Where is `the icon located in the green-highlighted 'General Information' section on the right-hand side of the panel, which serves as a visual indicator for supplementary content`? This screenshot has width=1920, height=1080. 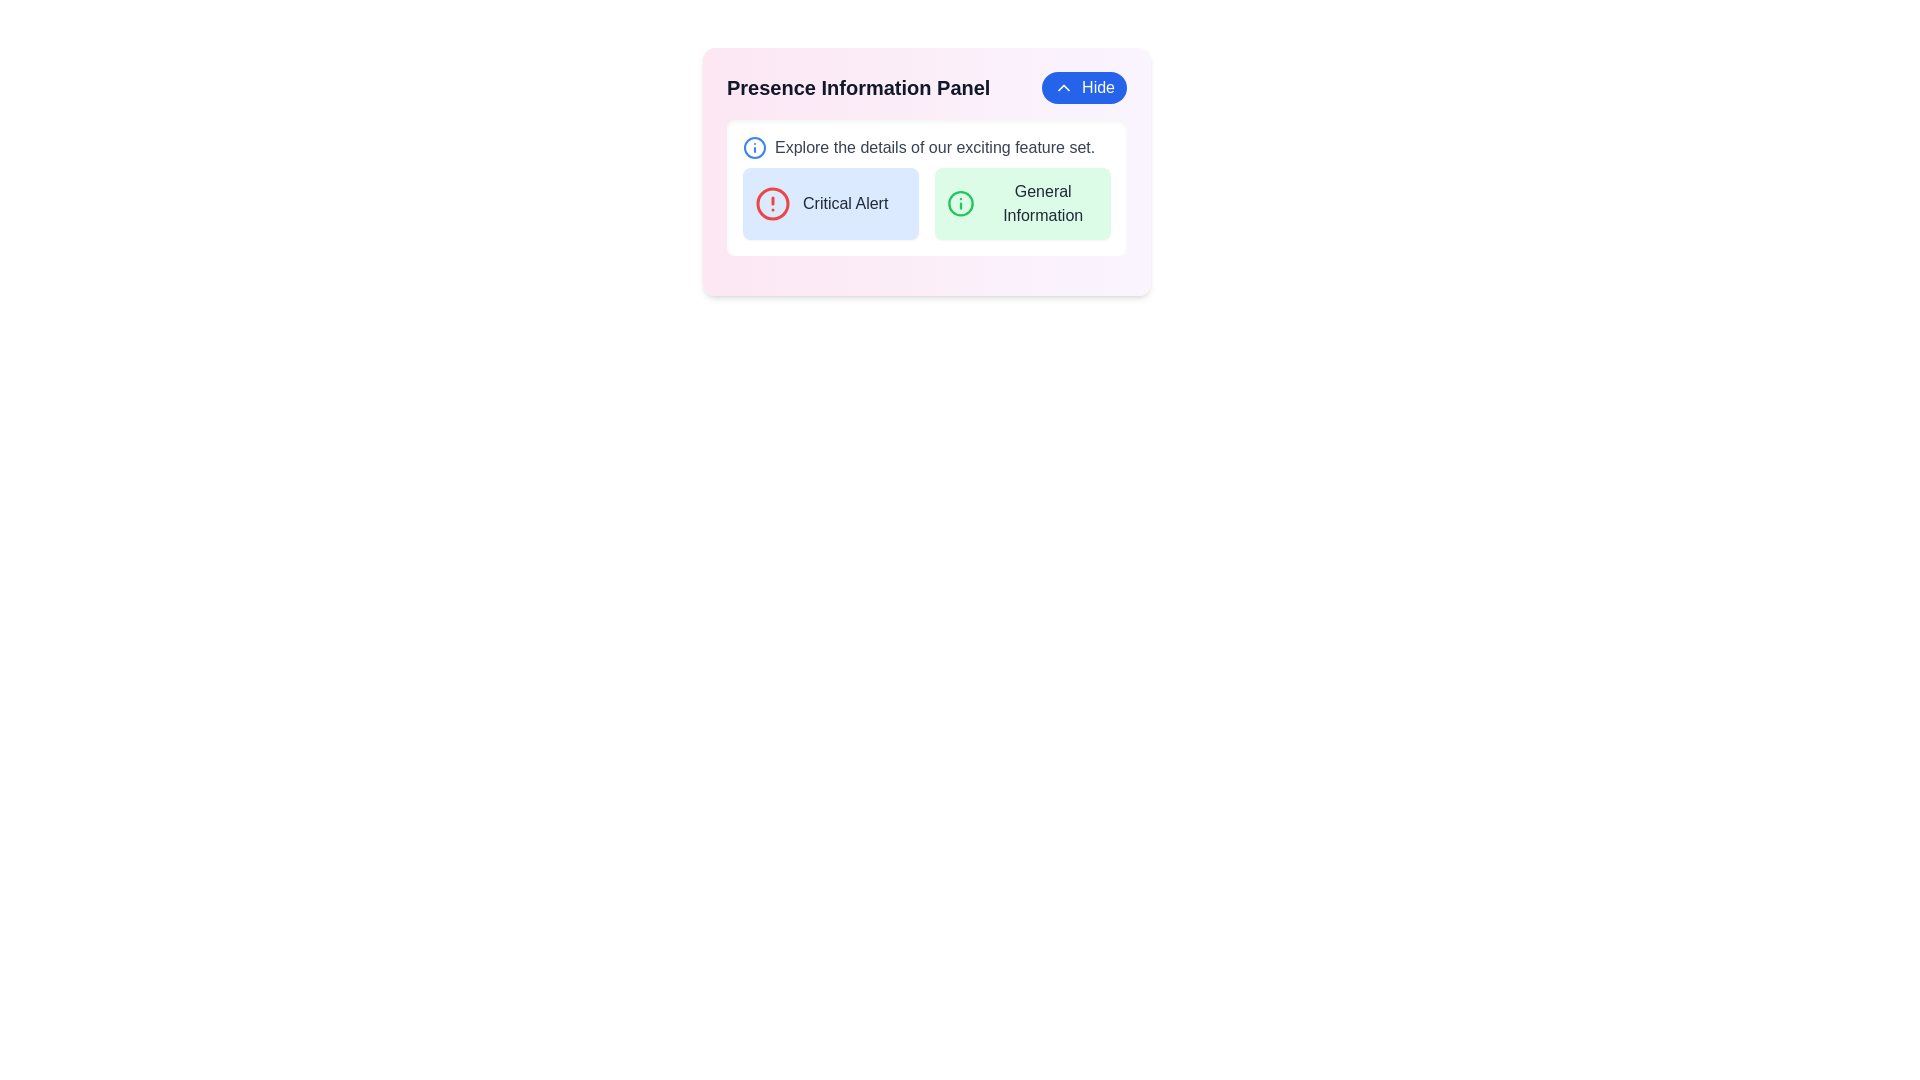
the icon located in the green-highlighted 'General Information' section on the right-hand side of the panel, which serves as a visual indicator for supplementary content is located at coordinates (961, 204).